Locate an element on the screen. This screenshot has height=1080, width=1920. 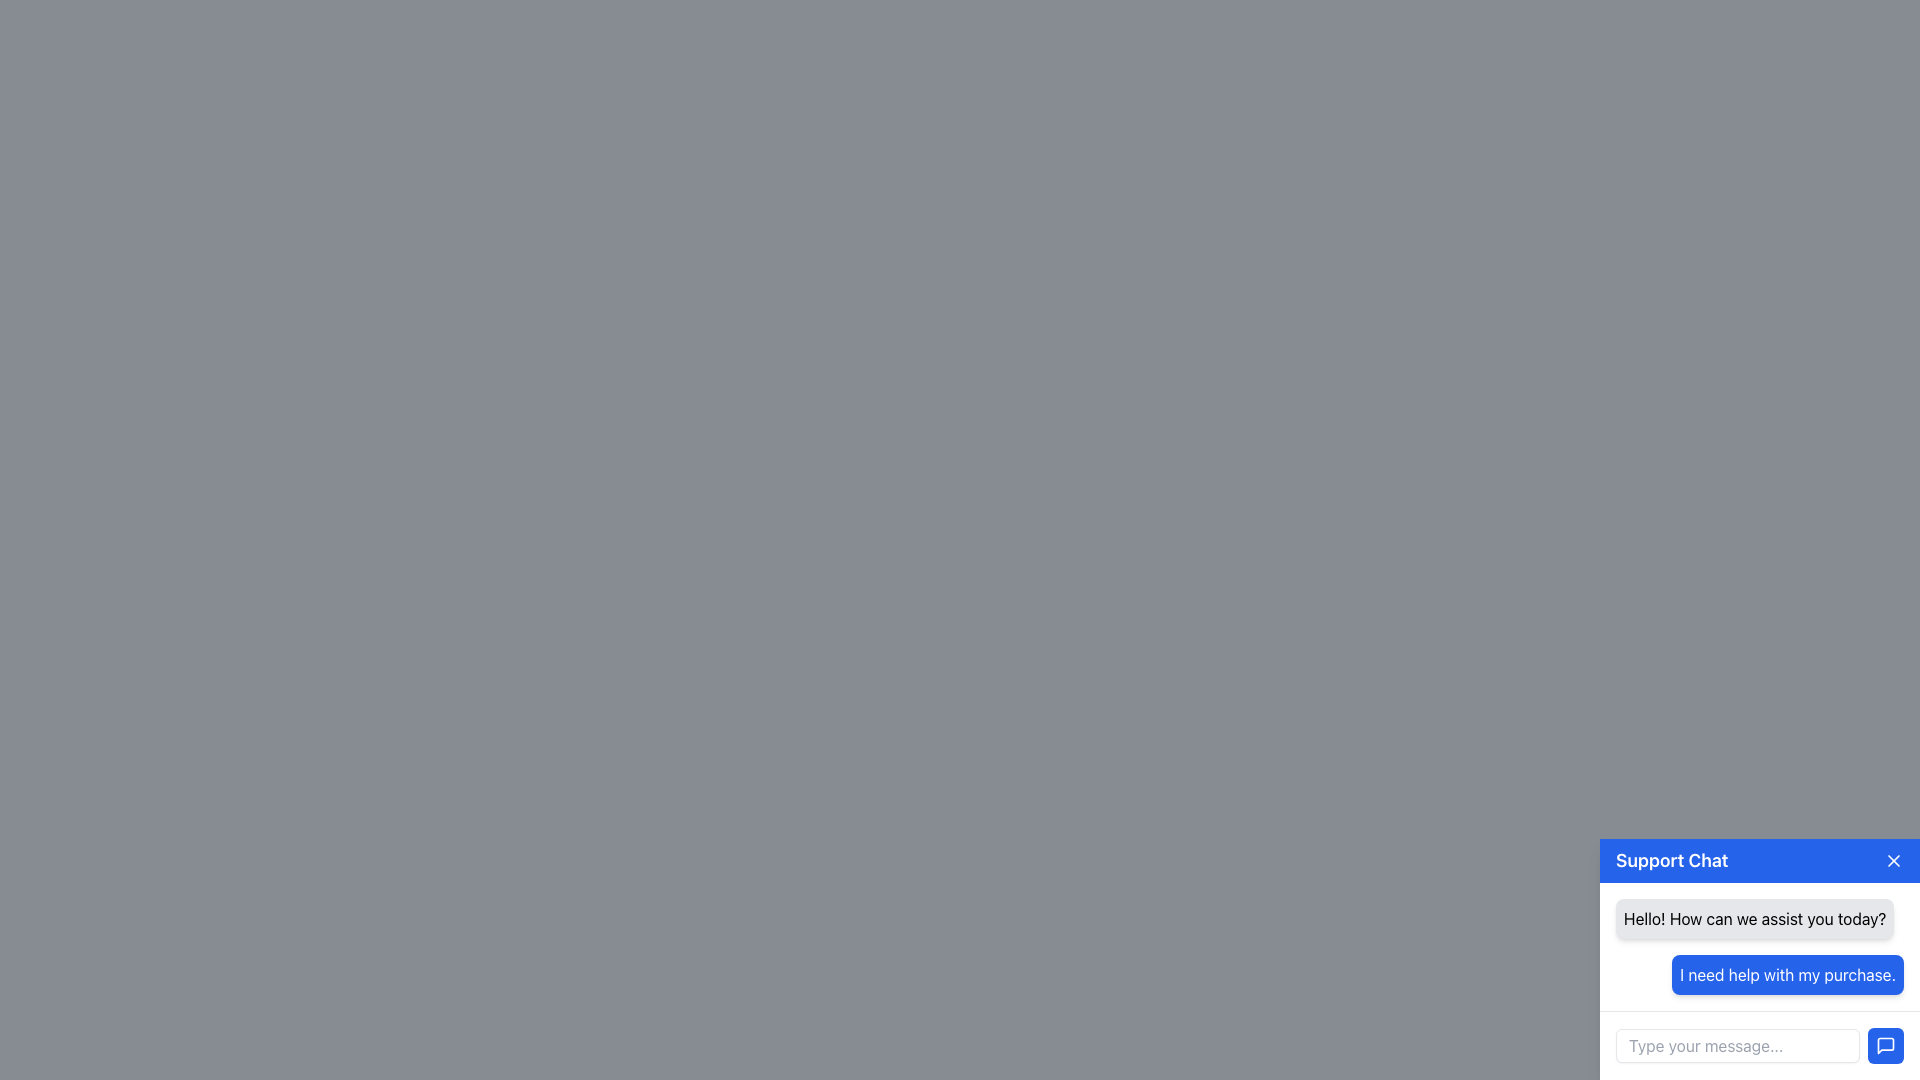
the chat bubble with a blue background and the text 'I need help with my purchase.' which is positioned below a gray bubble in the chat interface is located at coordinates (1760, 974).